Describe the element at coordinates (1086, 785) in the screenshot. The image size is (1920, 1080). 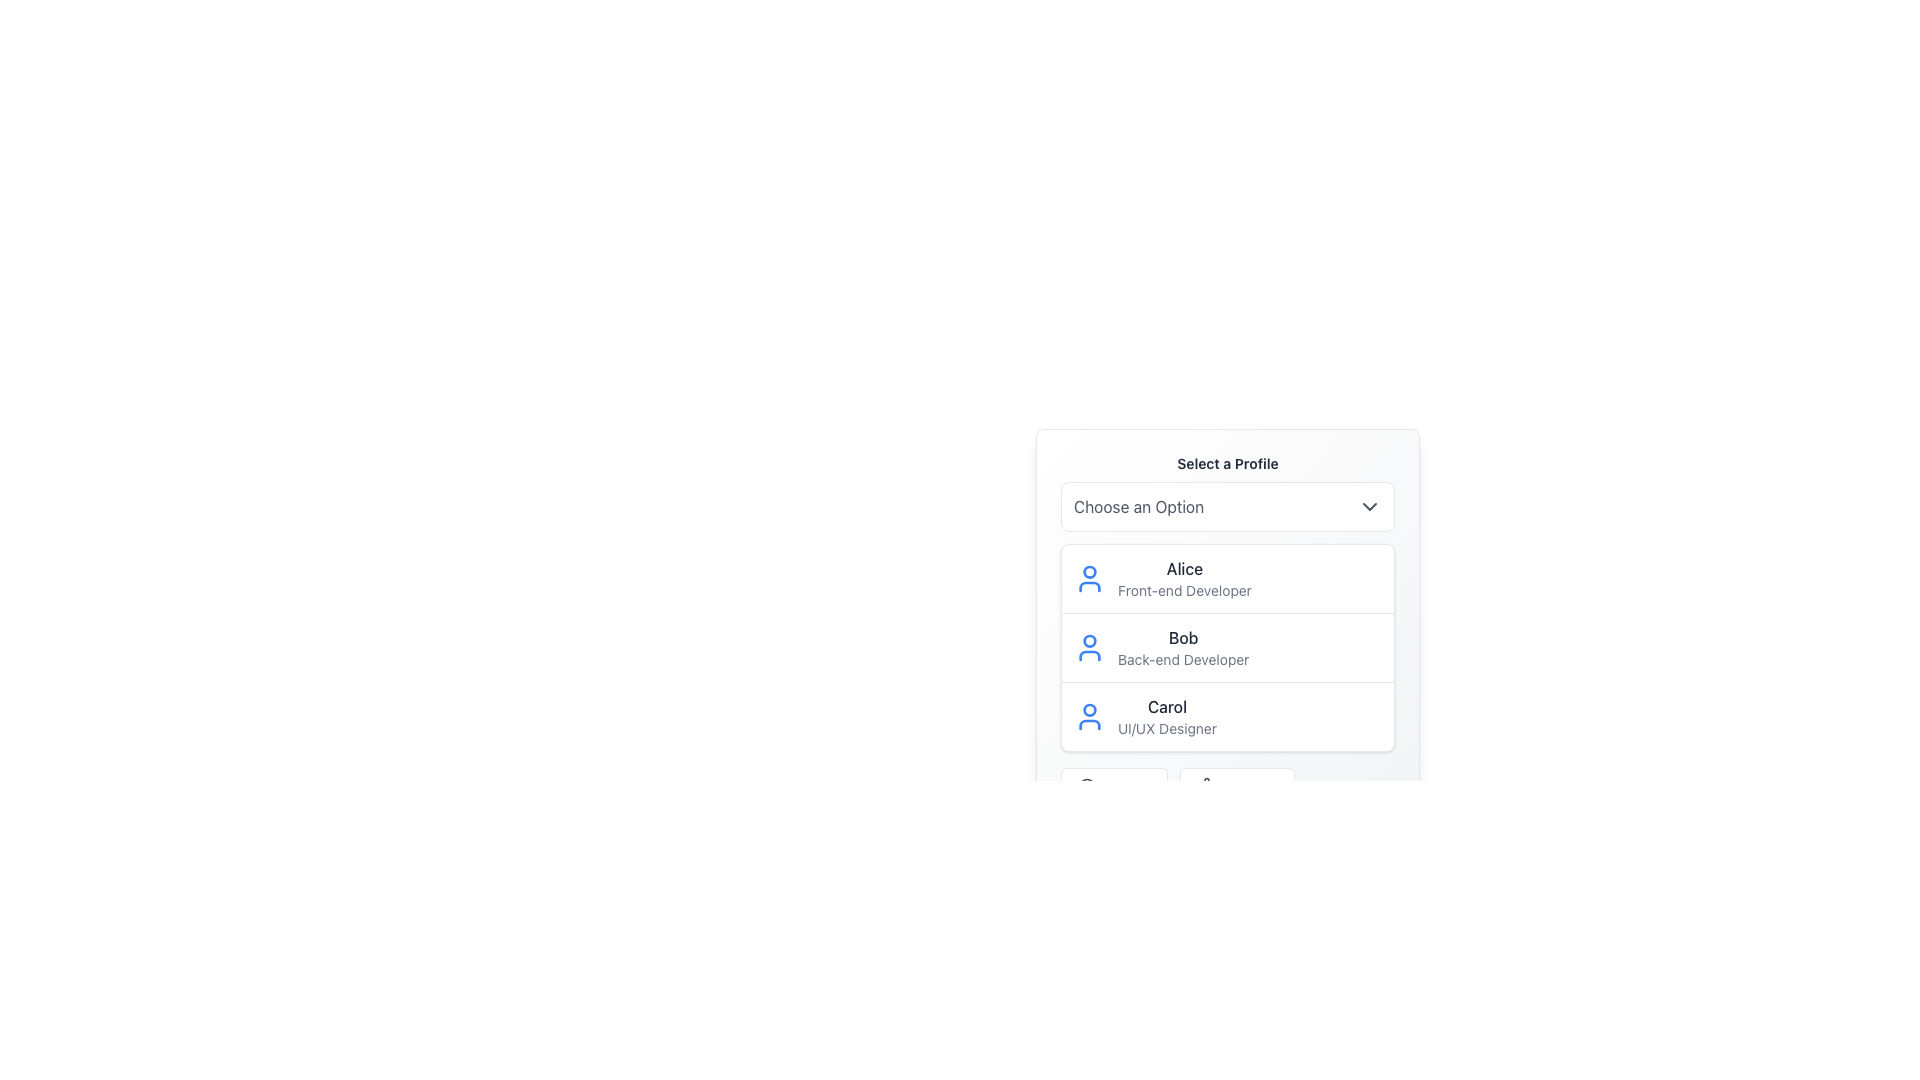
I see `the circular graphic element located in the bottom-left corner of the interface, which is part of a larger SVG graphic and likely associated with search functionality` at that location.